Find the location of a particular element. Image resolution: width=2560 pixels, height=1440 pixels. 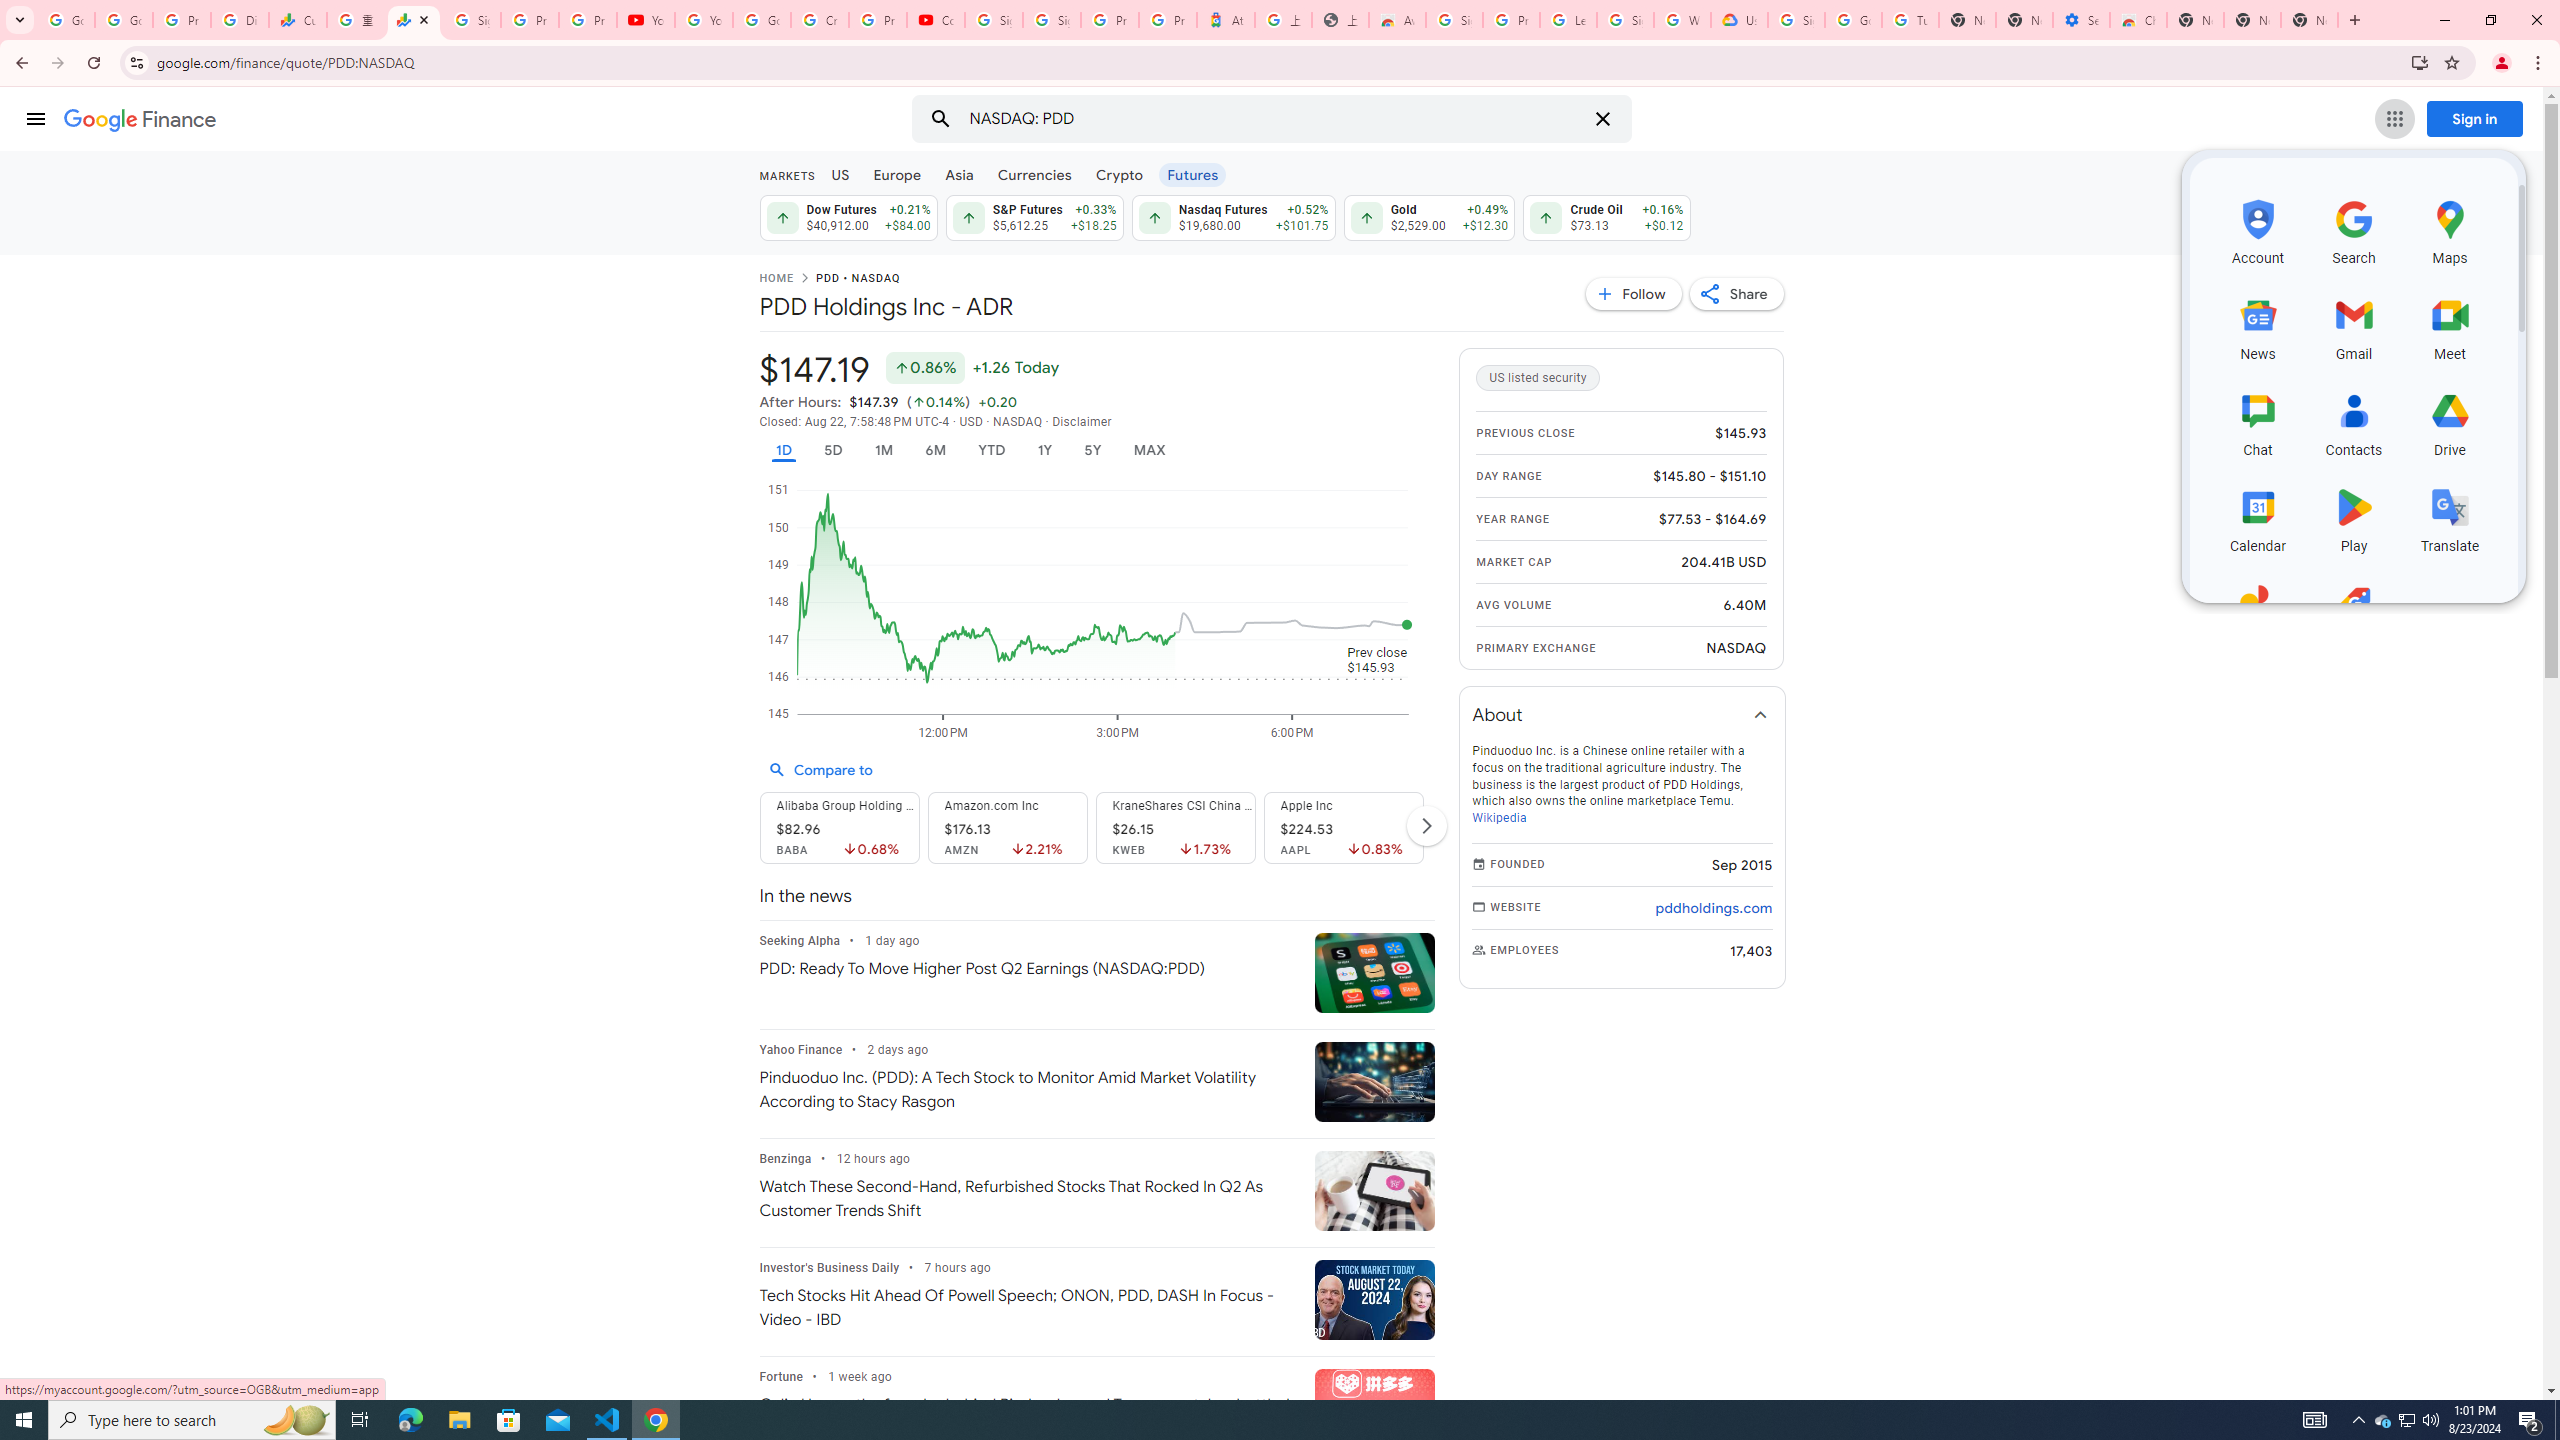

'Gold $2,529.00 Up by 0.48% +$12.30' is located at coordinates (1428, 217).